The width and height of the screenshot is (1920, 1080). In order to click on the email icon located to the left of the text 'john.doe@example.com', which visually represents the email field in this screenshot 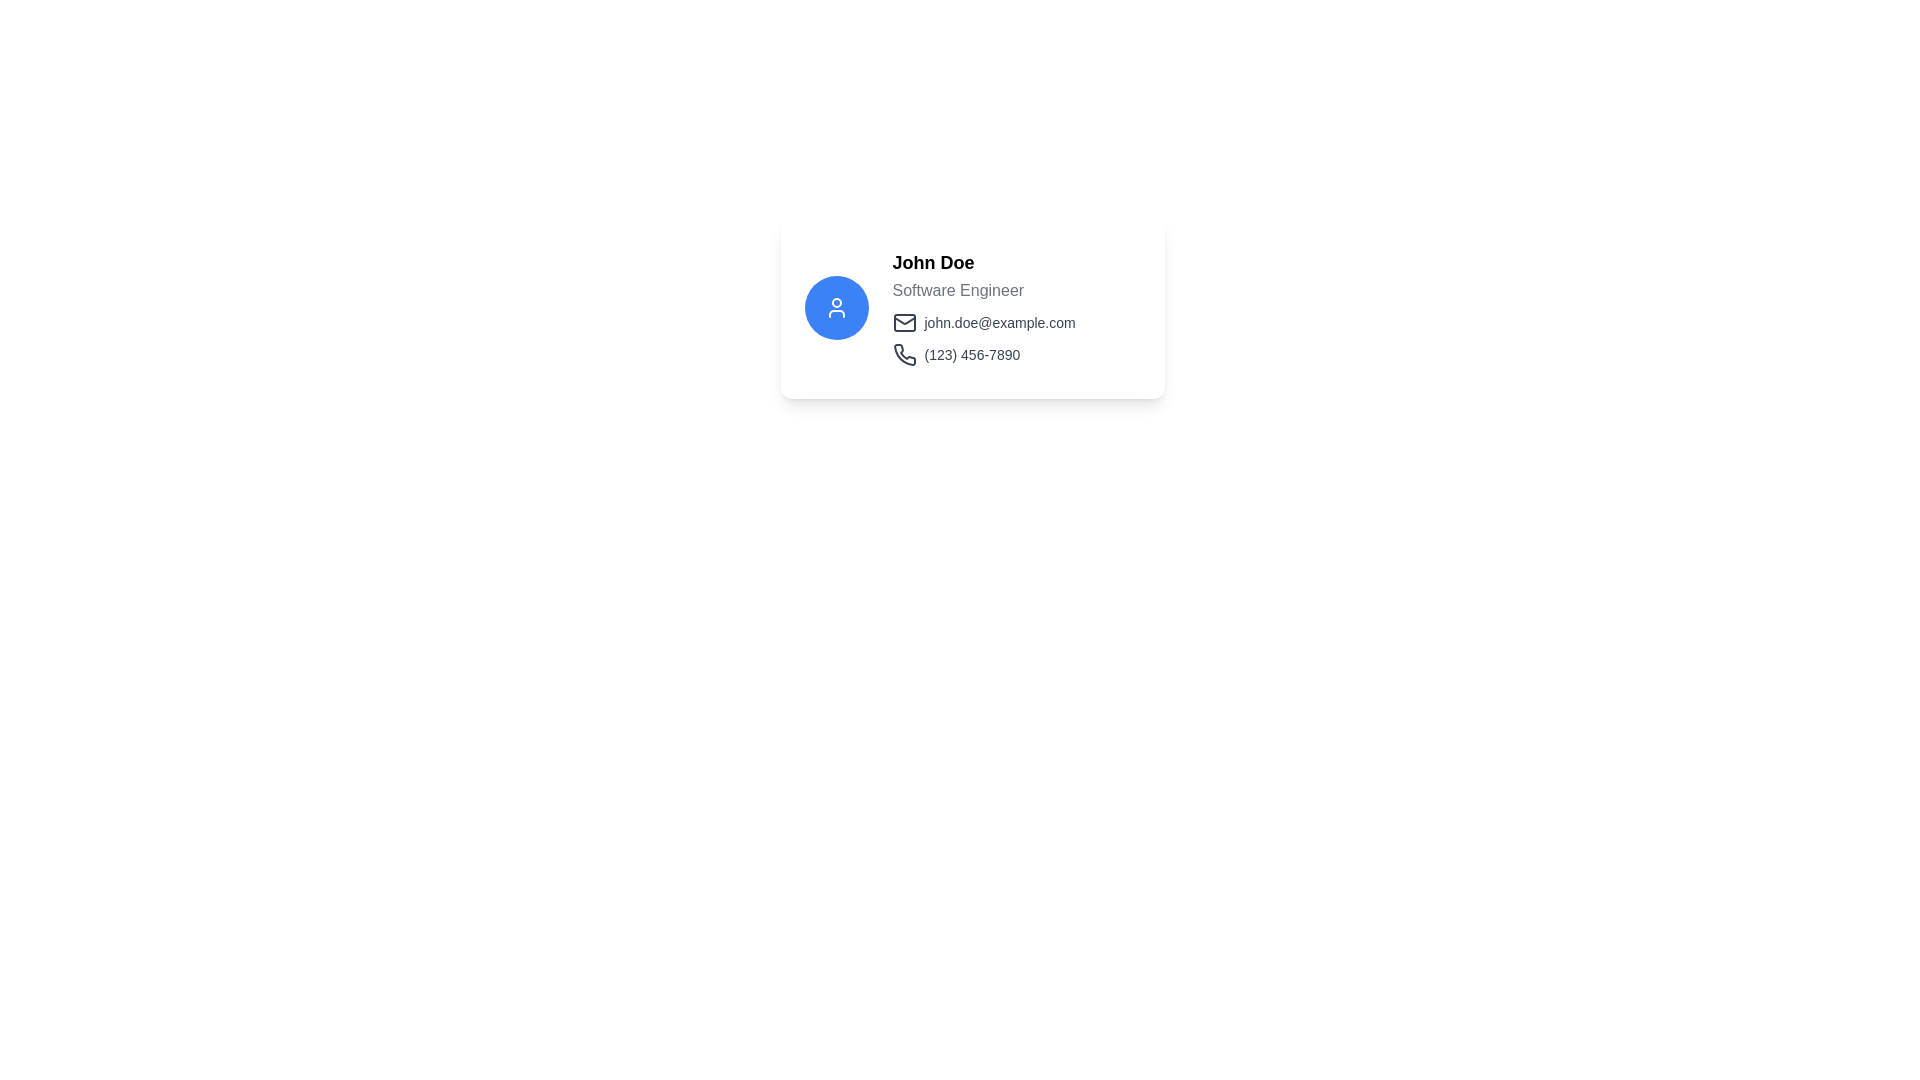, I will do `click(903, 322)`.